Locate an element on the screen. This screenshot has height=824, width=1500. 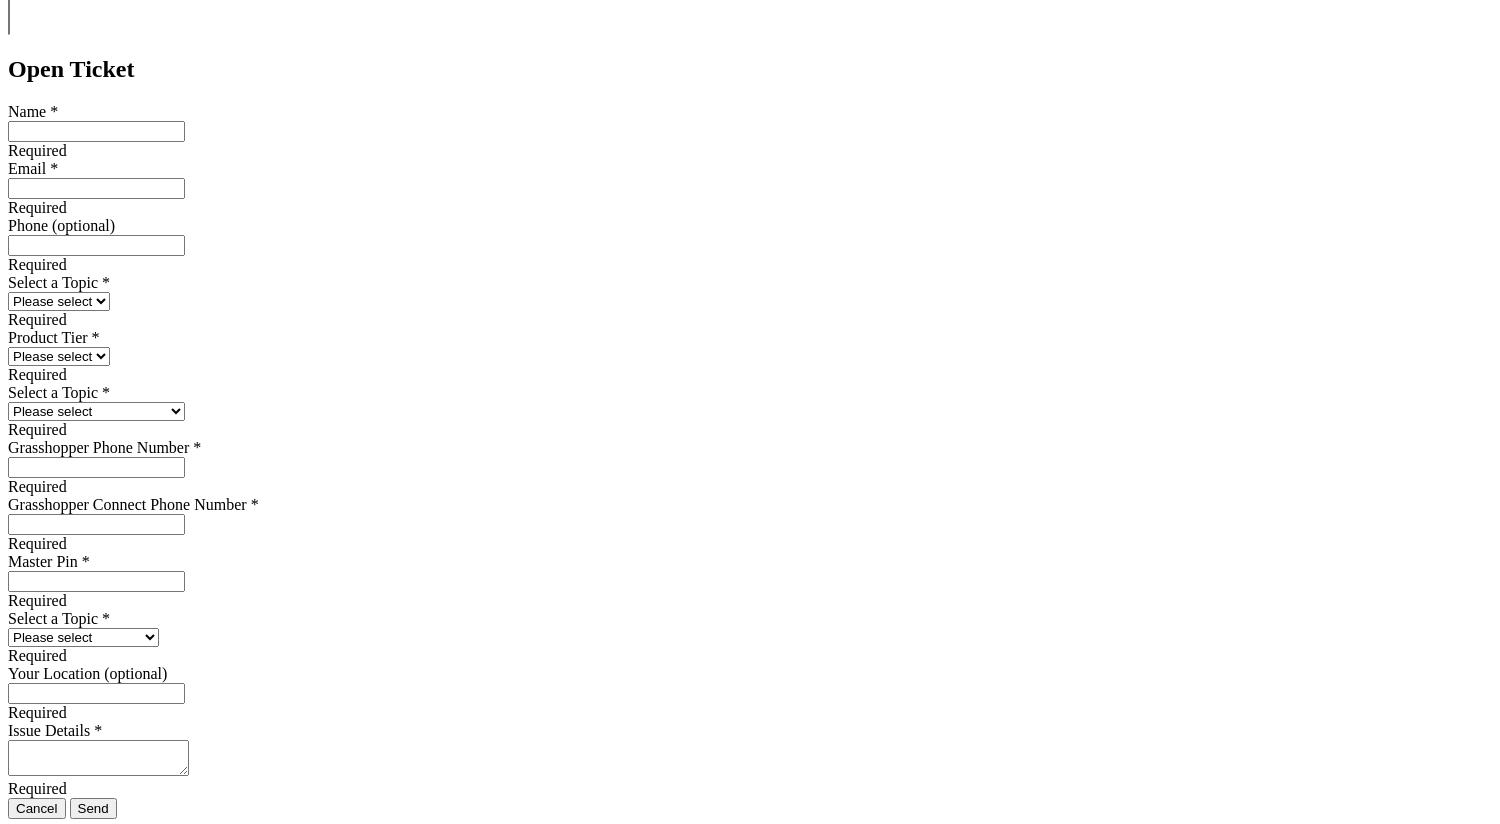
'Email' is located at coordinates (26, 167).